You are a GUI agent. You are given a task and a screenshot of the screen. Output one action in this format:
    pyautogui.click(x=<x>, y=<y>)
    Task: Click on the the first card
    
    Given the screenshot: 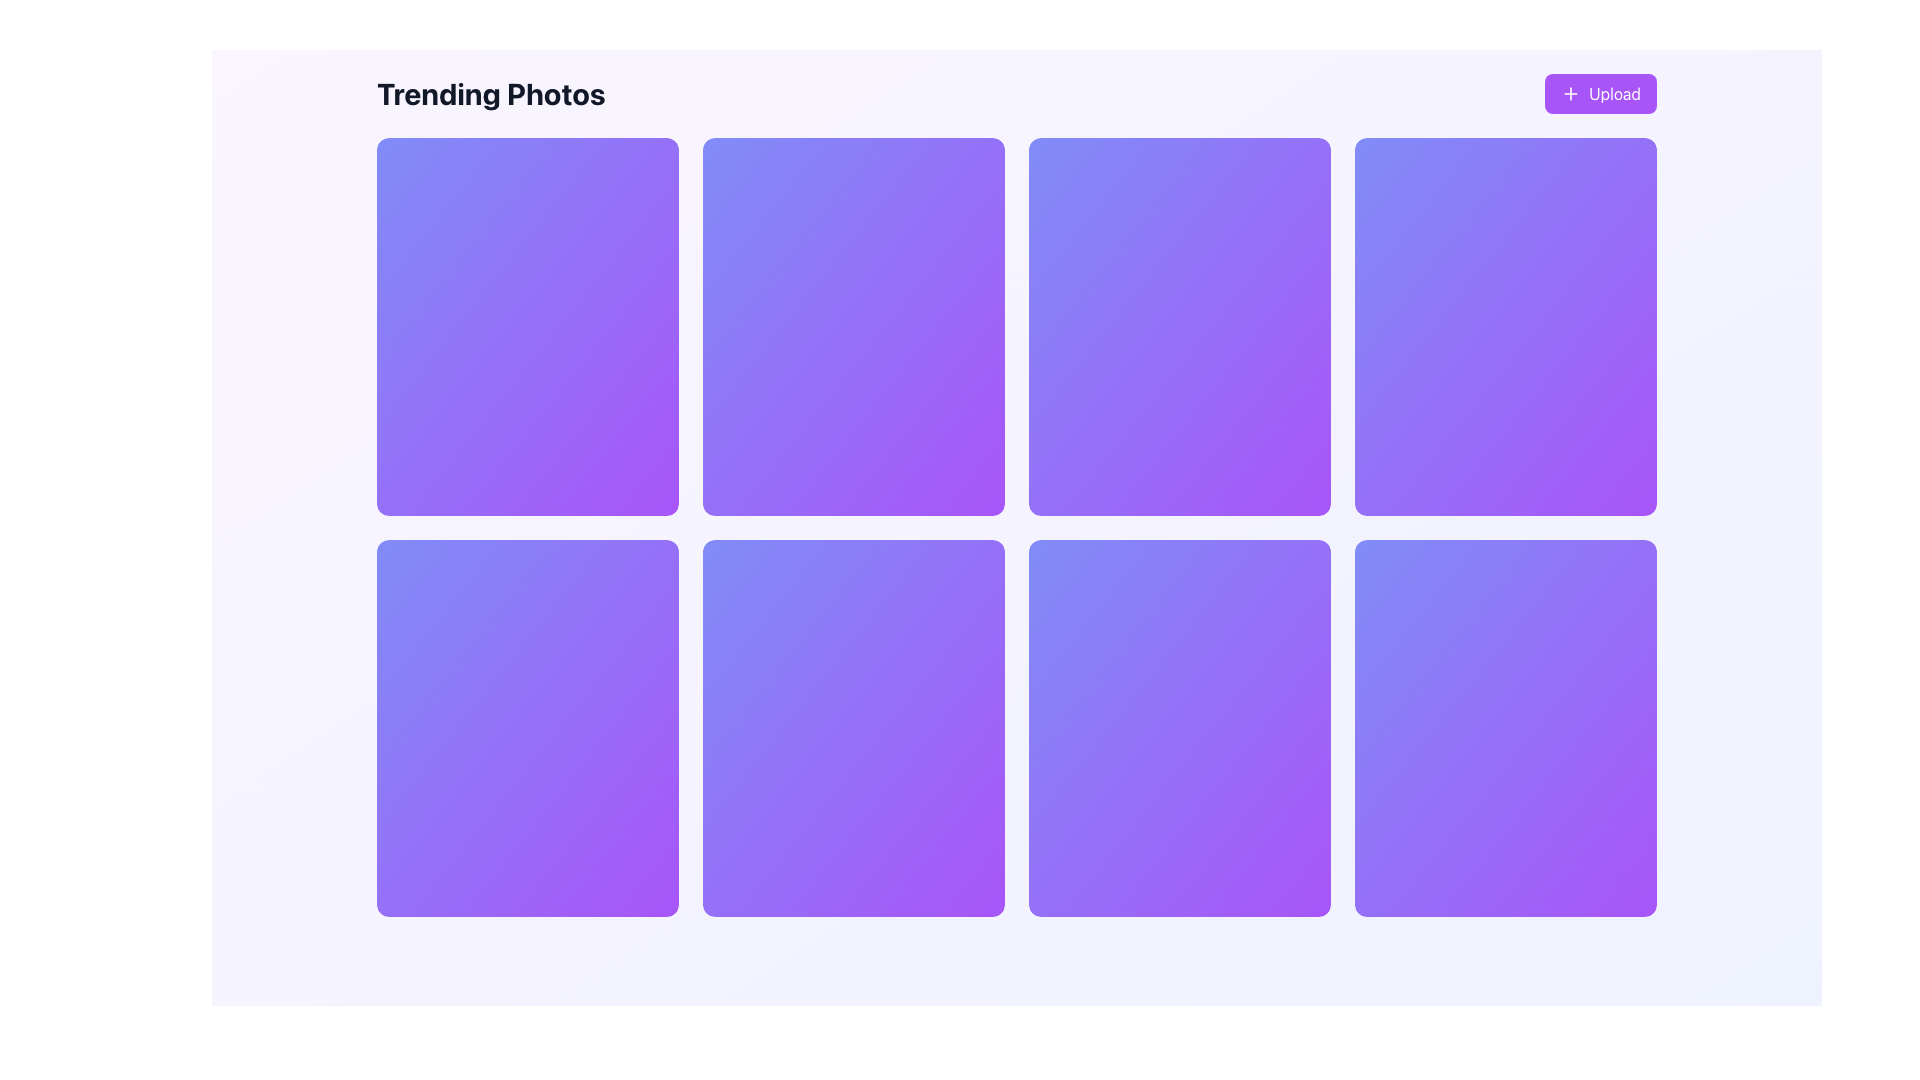 What is the action you would take?
    pyautogui.click(x=528, y=325)
    